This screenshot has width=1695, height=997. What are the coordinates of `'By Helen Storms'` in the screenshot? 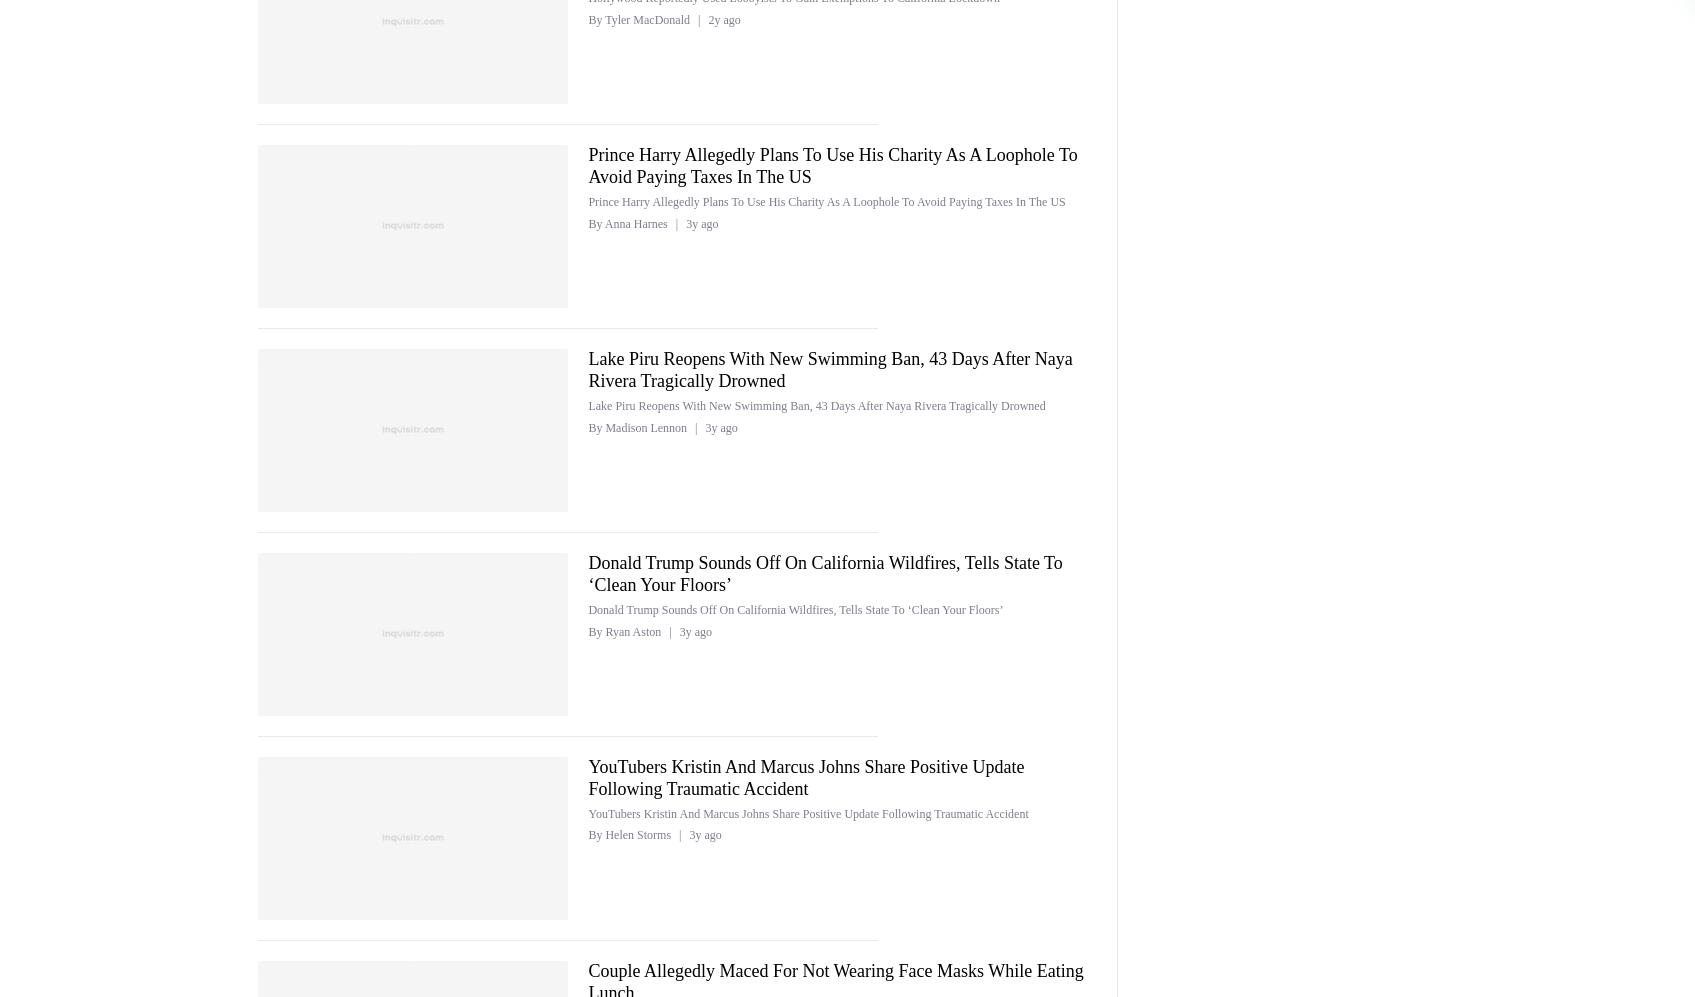 It's located at (587, 834).